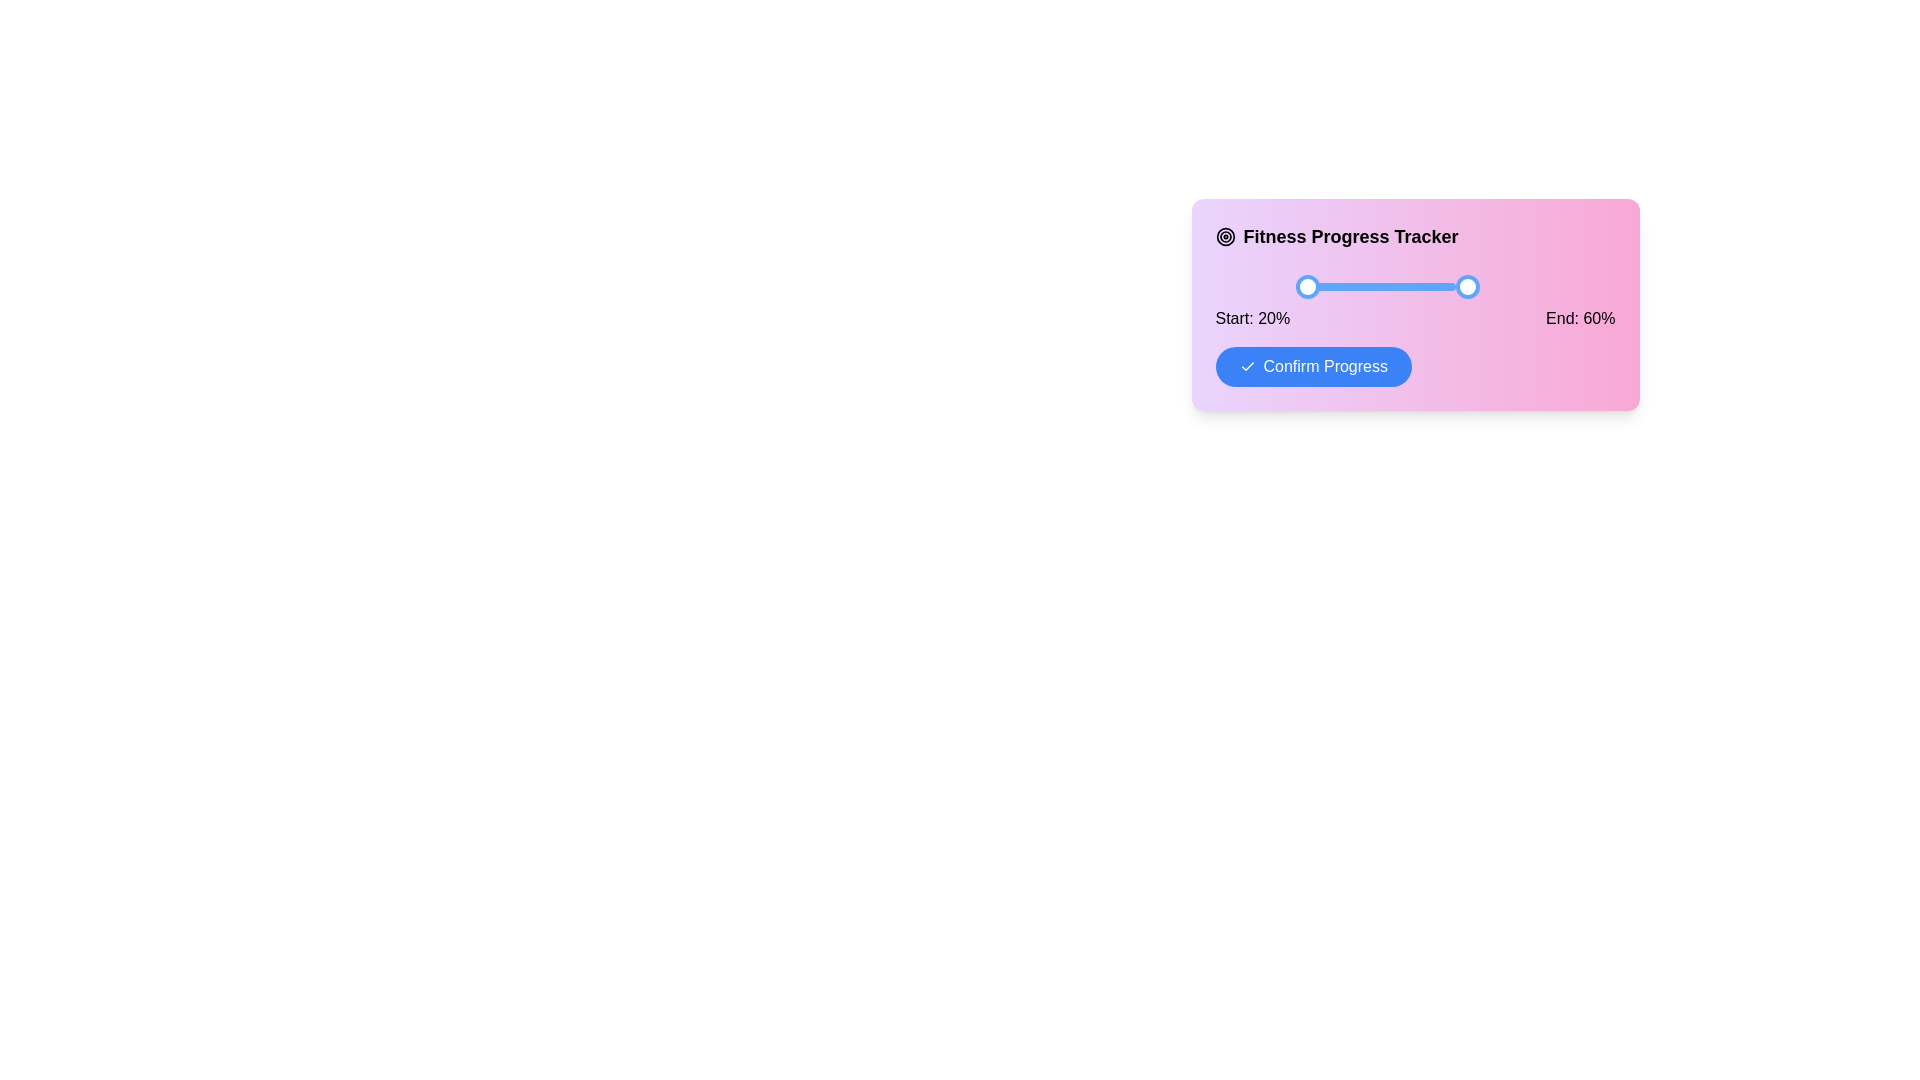 The width and height of the screenshot is (1920, 1080). I want to click on the progress bar located centrally within the card, below the 'Fitness Progress Tracker' title, so click(1414, 274).